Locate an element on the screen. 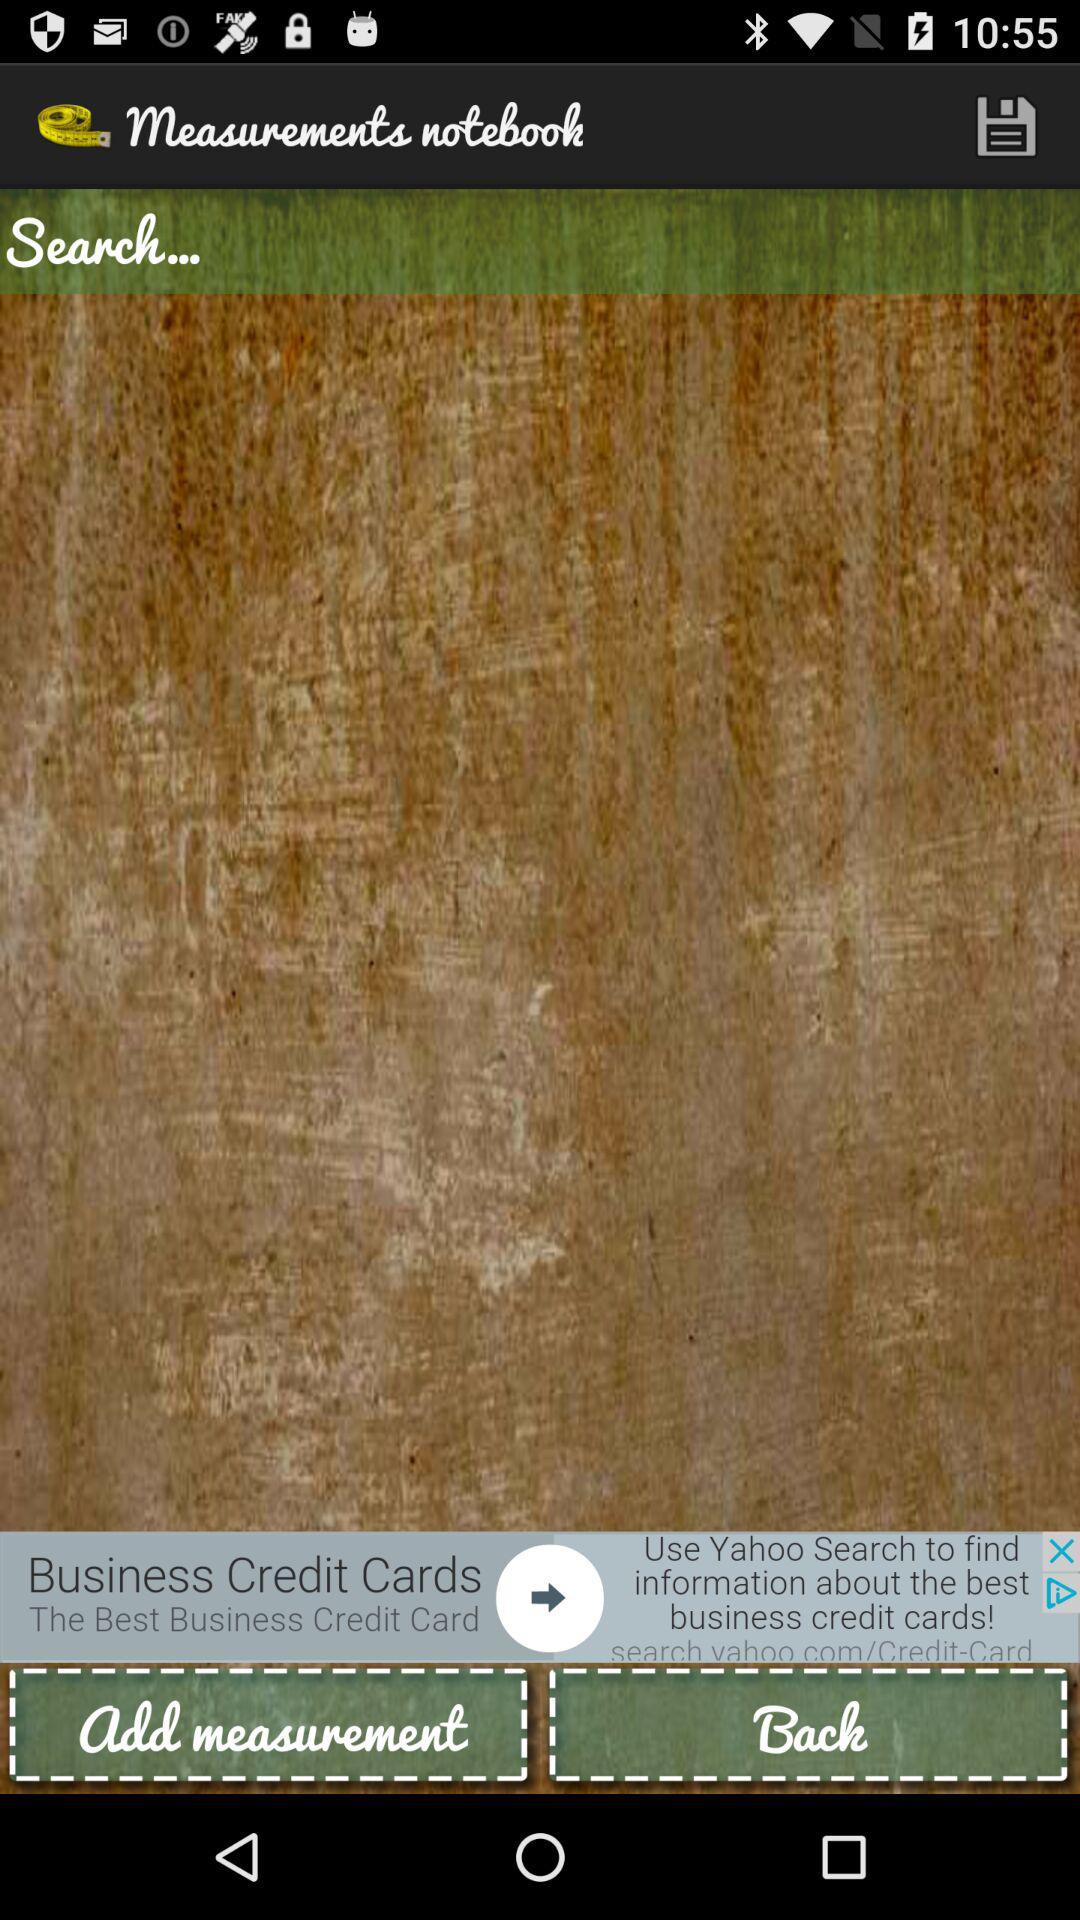 This screenshot has height=1920, width=1080. opens webpage is located at coordinates (540, 1596).